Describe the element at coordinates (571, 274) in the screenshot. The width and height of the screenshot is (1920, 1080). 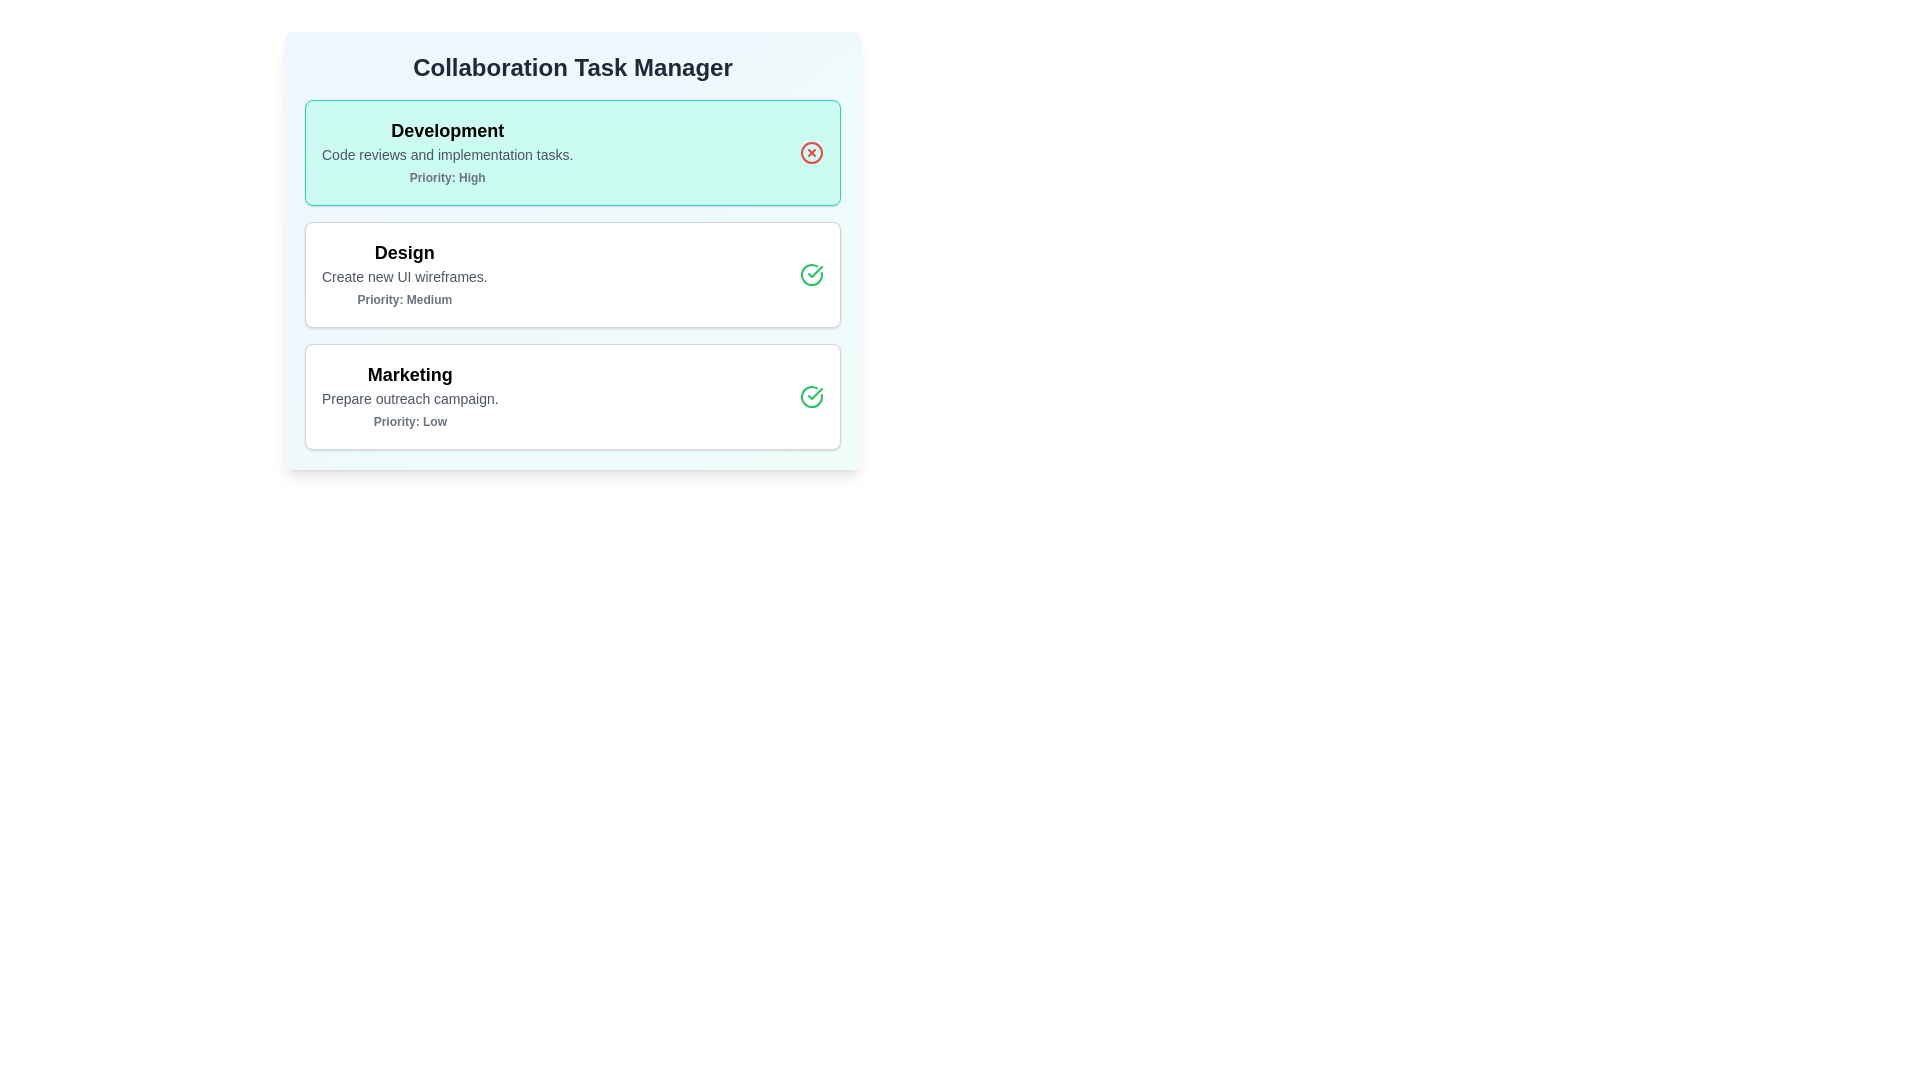
I see `the task Design to highlight it` at that location.